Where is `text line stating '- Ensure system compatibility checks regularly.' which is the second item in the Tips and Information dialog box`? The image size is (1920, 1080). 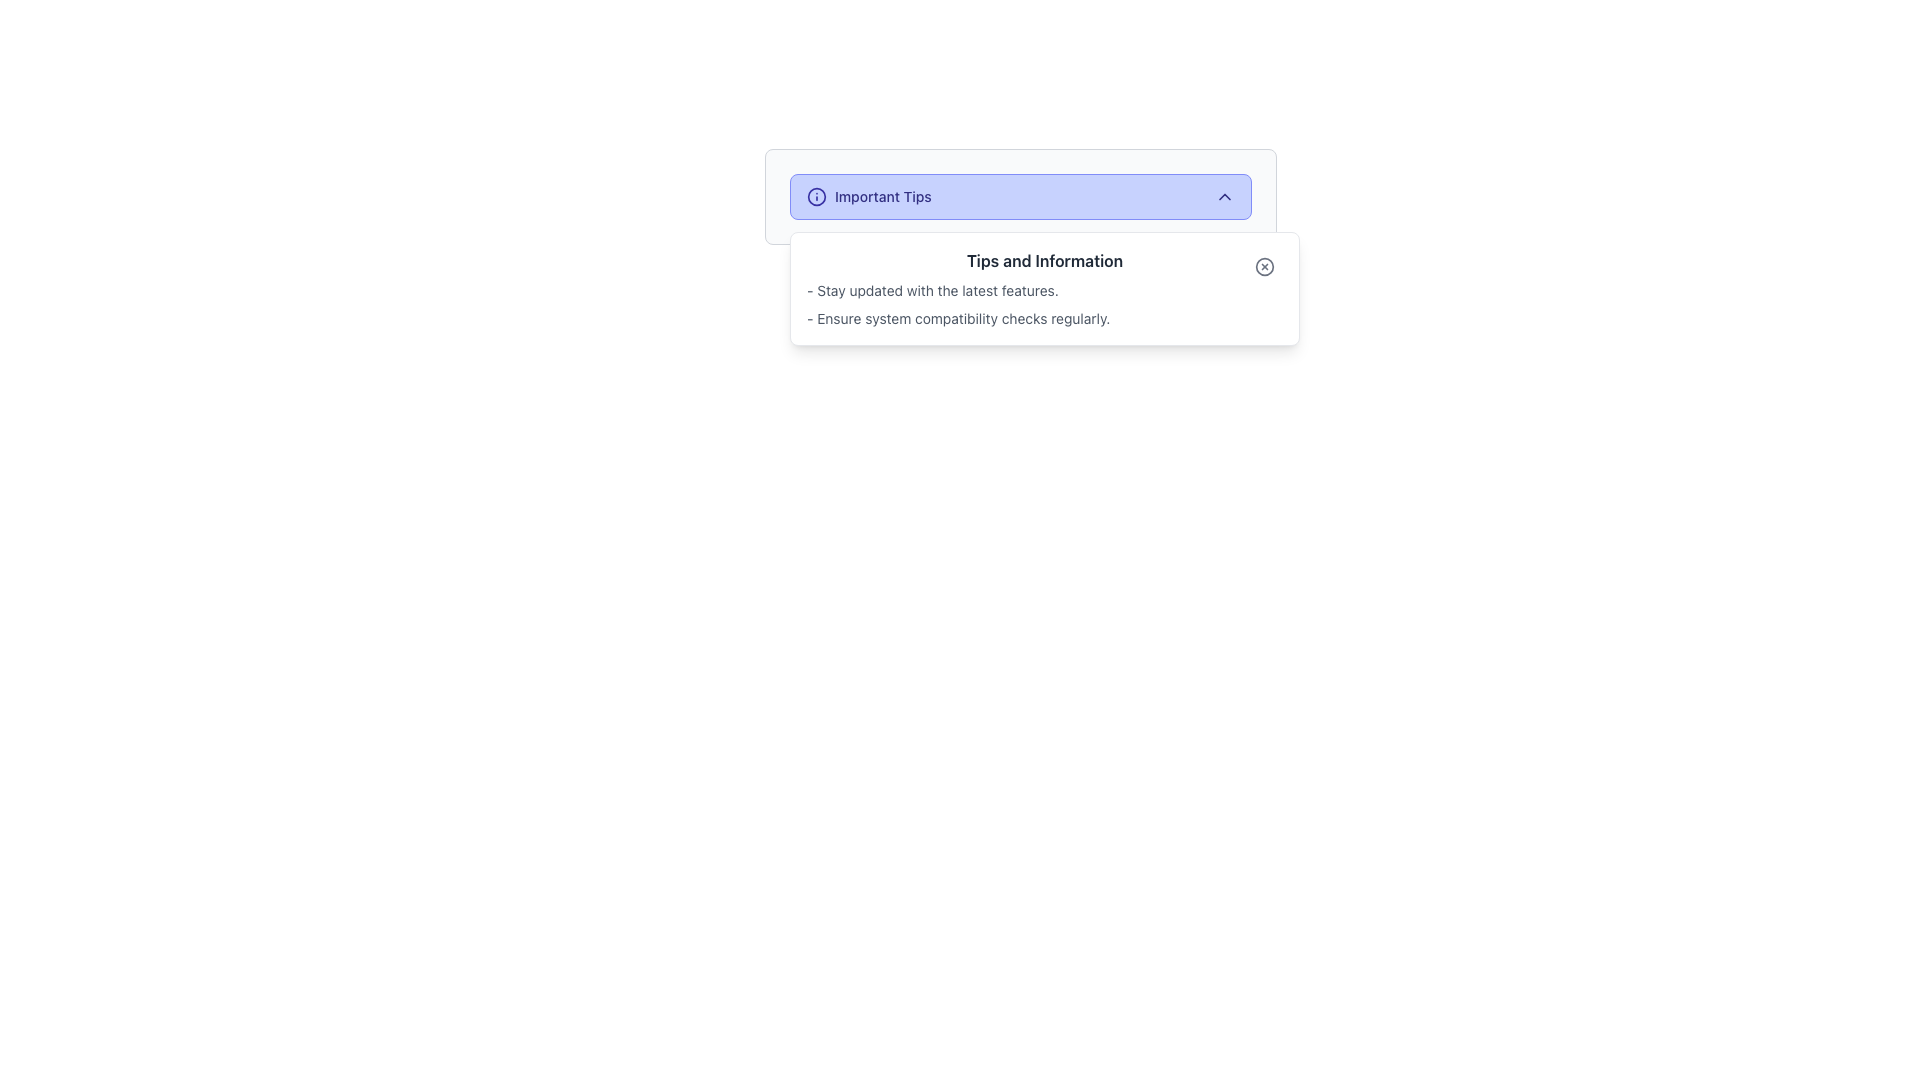 text line stating '- Ensure system compatibility checks regularly.' which is the second item in the Tips and Information dialog box is located at coordinates (1044, 318).